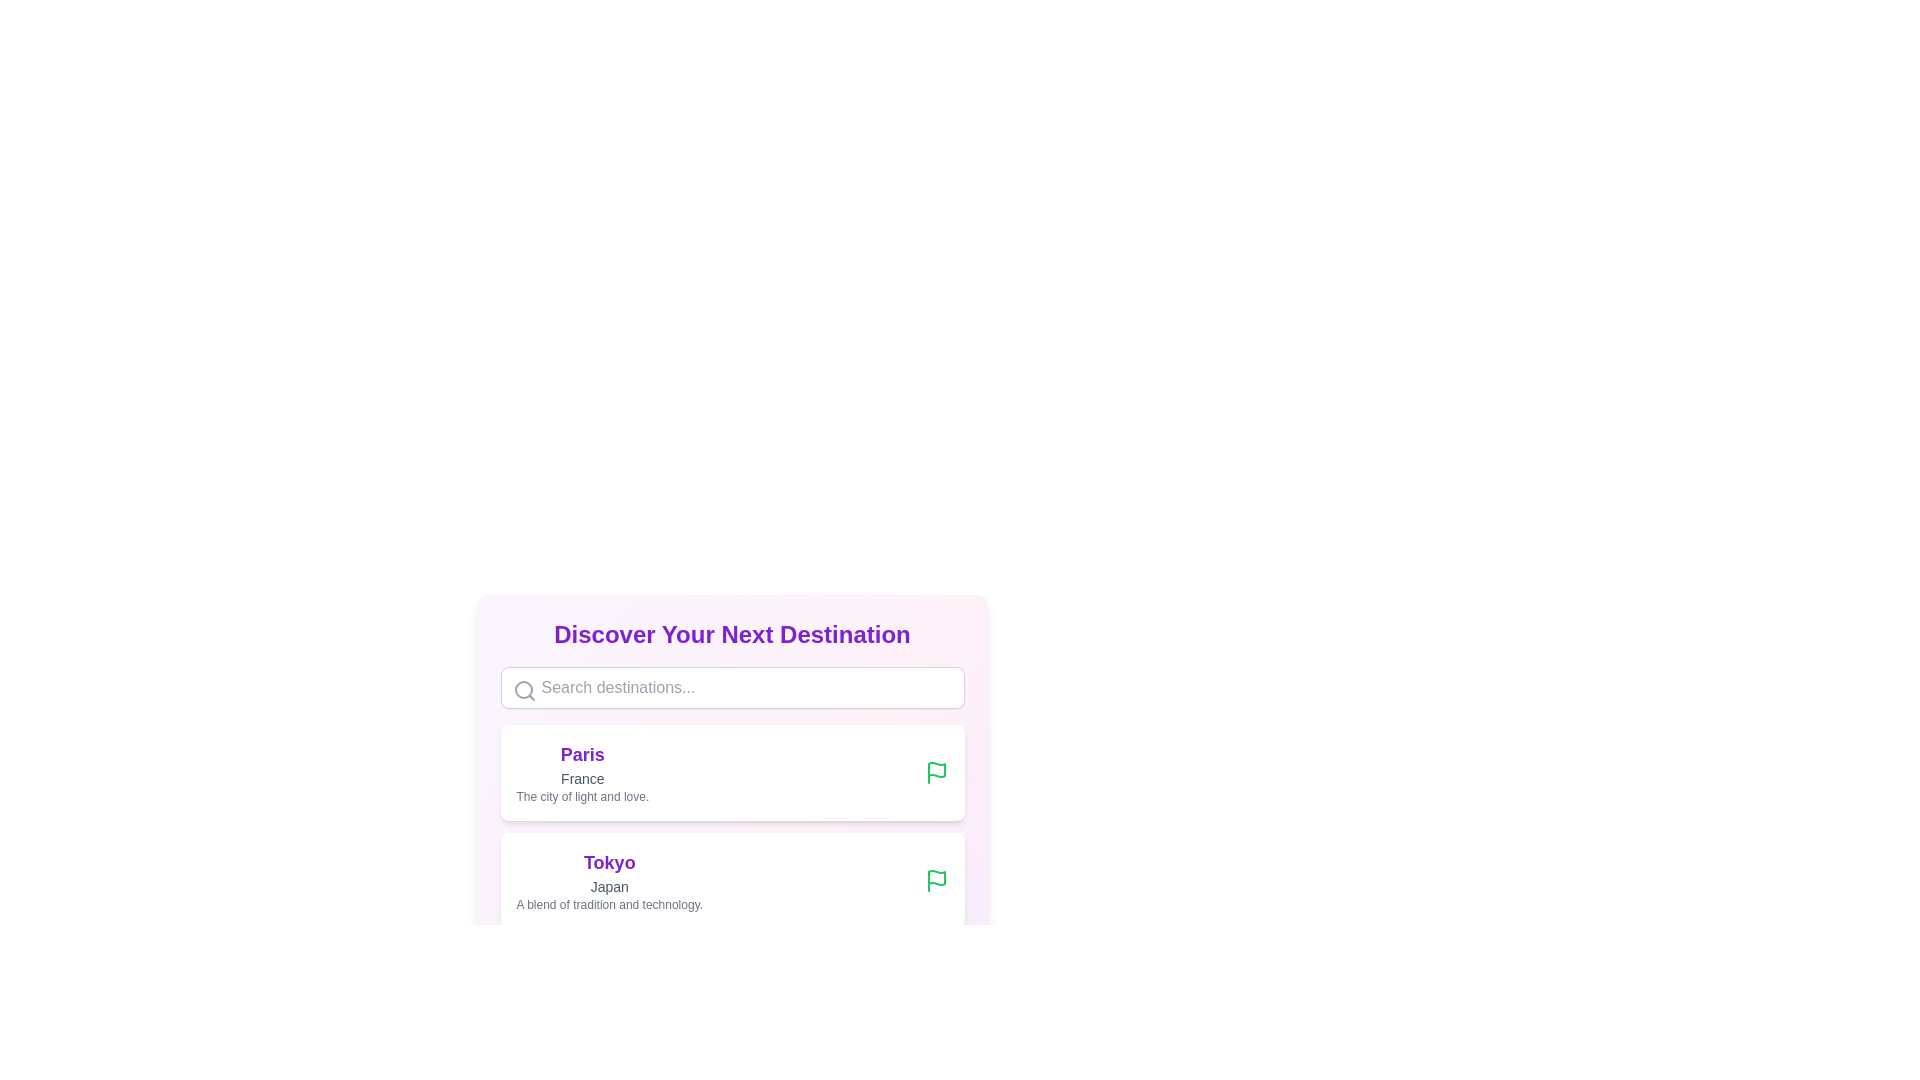  I want to click on the icon located in the second row of the search results section, right-aligned relative to the text content 'Tokyo' and 'Japan', so click(935, 769).